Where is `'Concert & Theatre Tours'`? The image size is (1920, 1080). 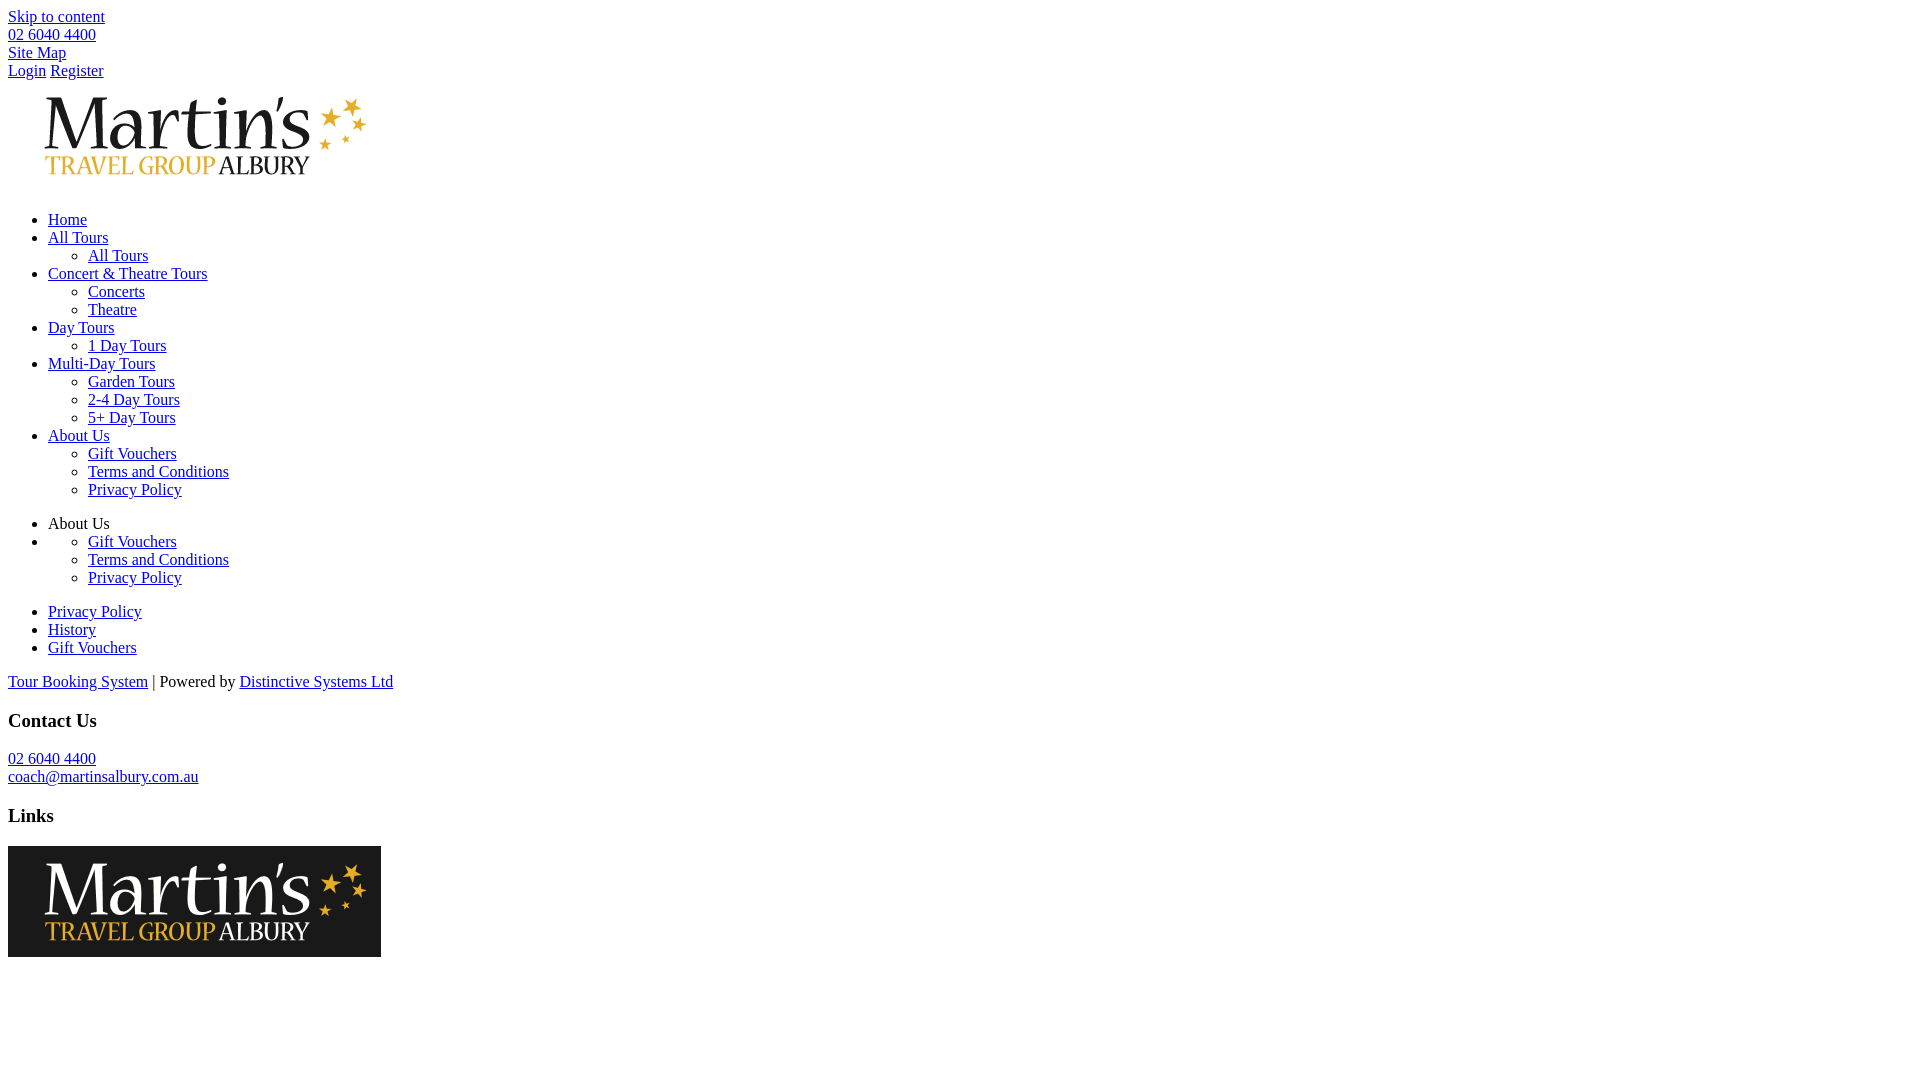 'Concert & Theatre Tours' is located at coordinates (127, 273).